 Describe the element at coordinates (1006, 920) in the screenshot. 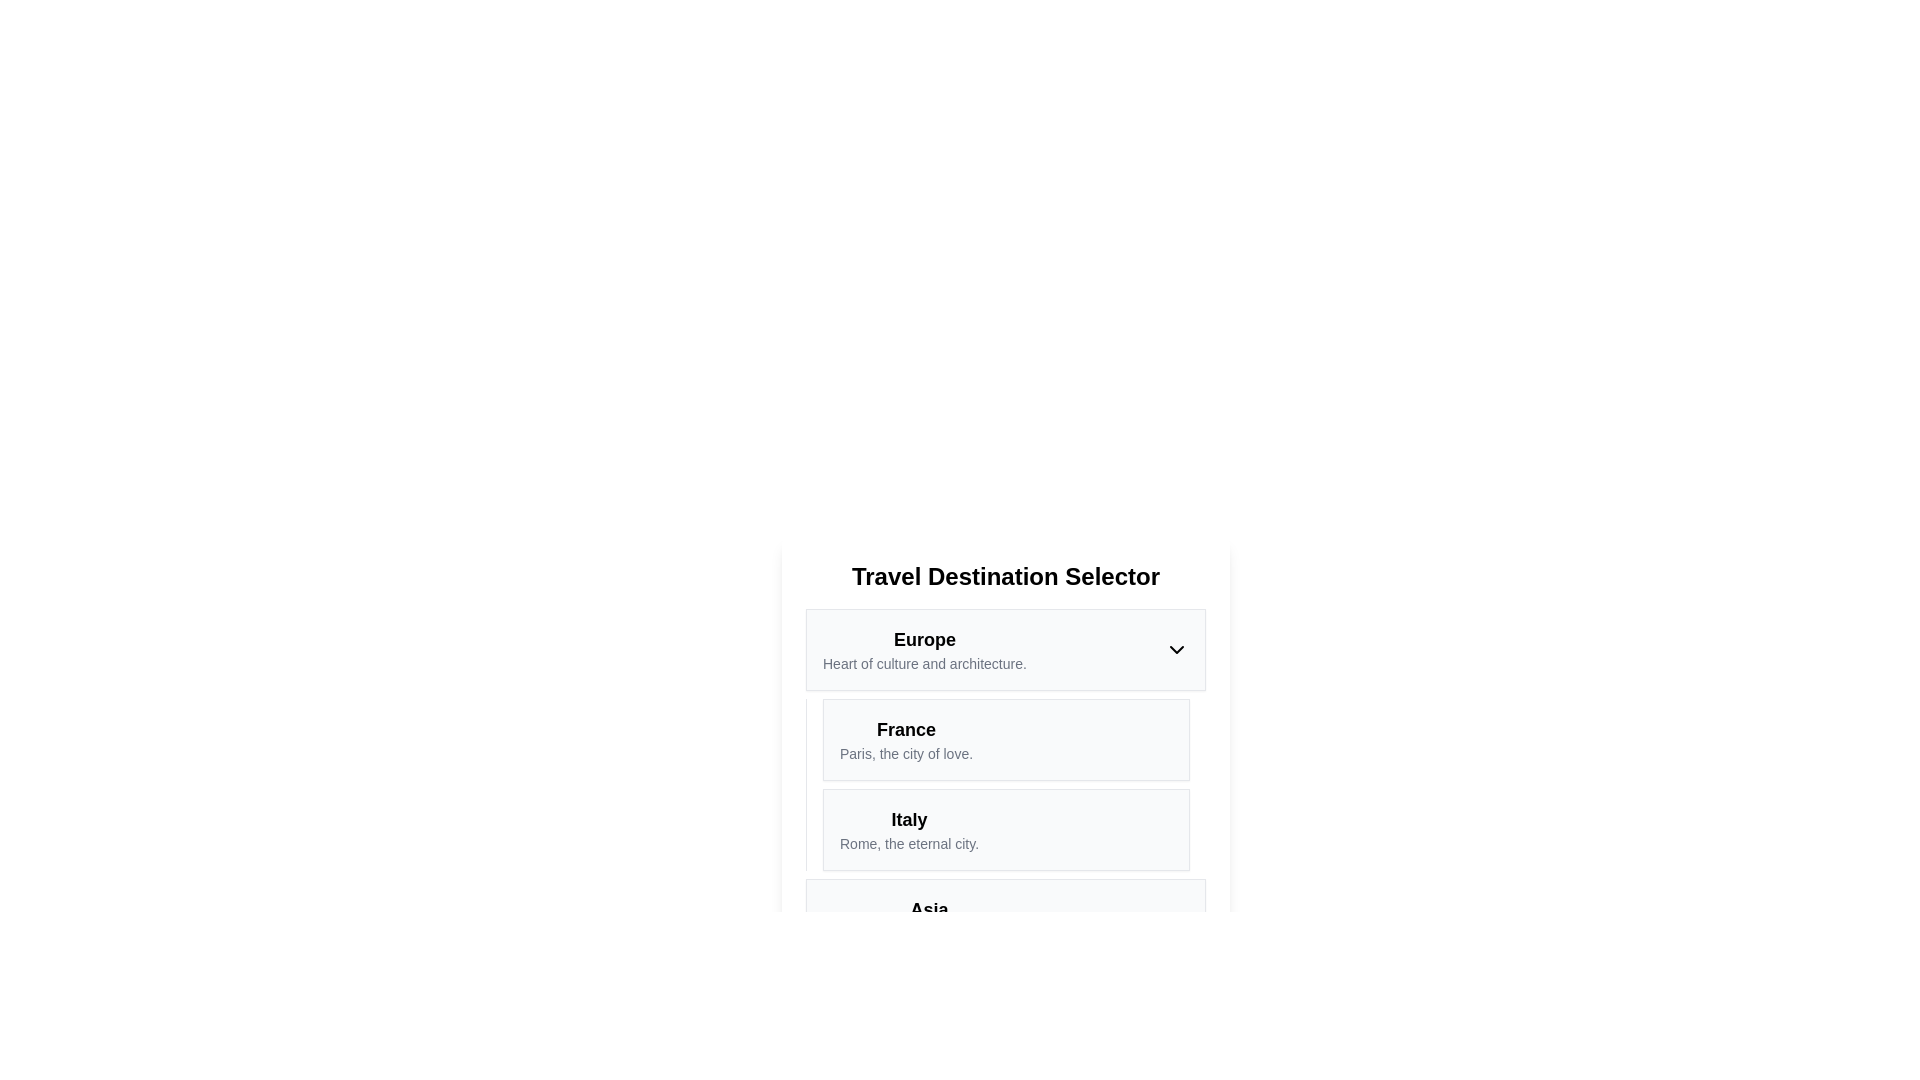

I see `the 'Asia' collapsible section header using keyboard navigation` at that location.